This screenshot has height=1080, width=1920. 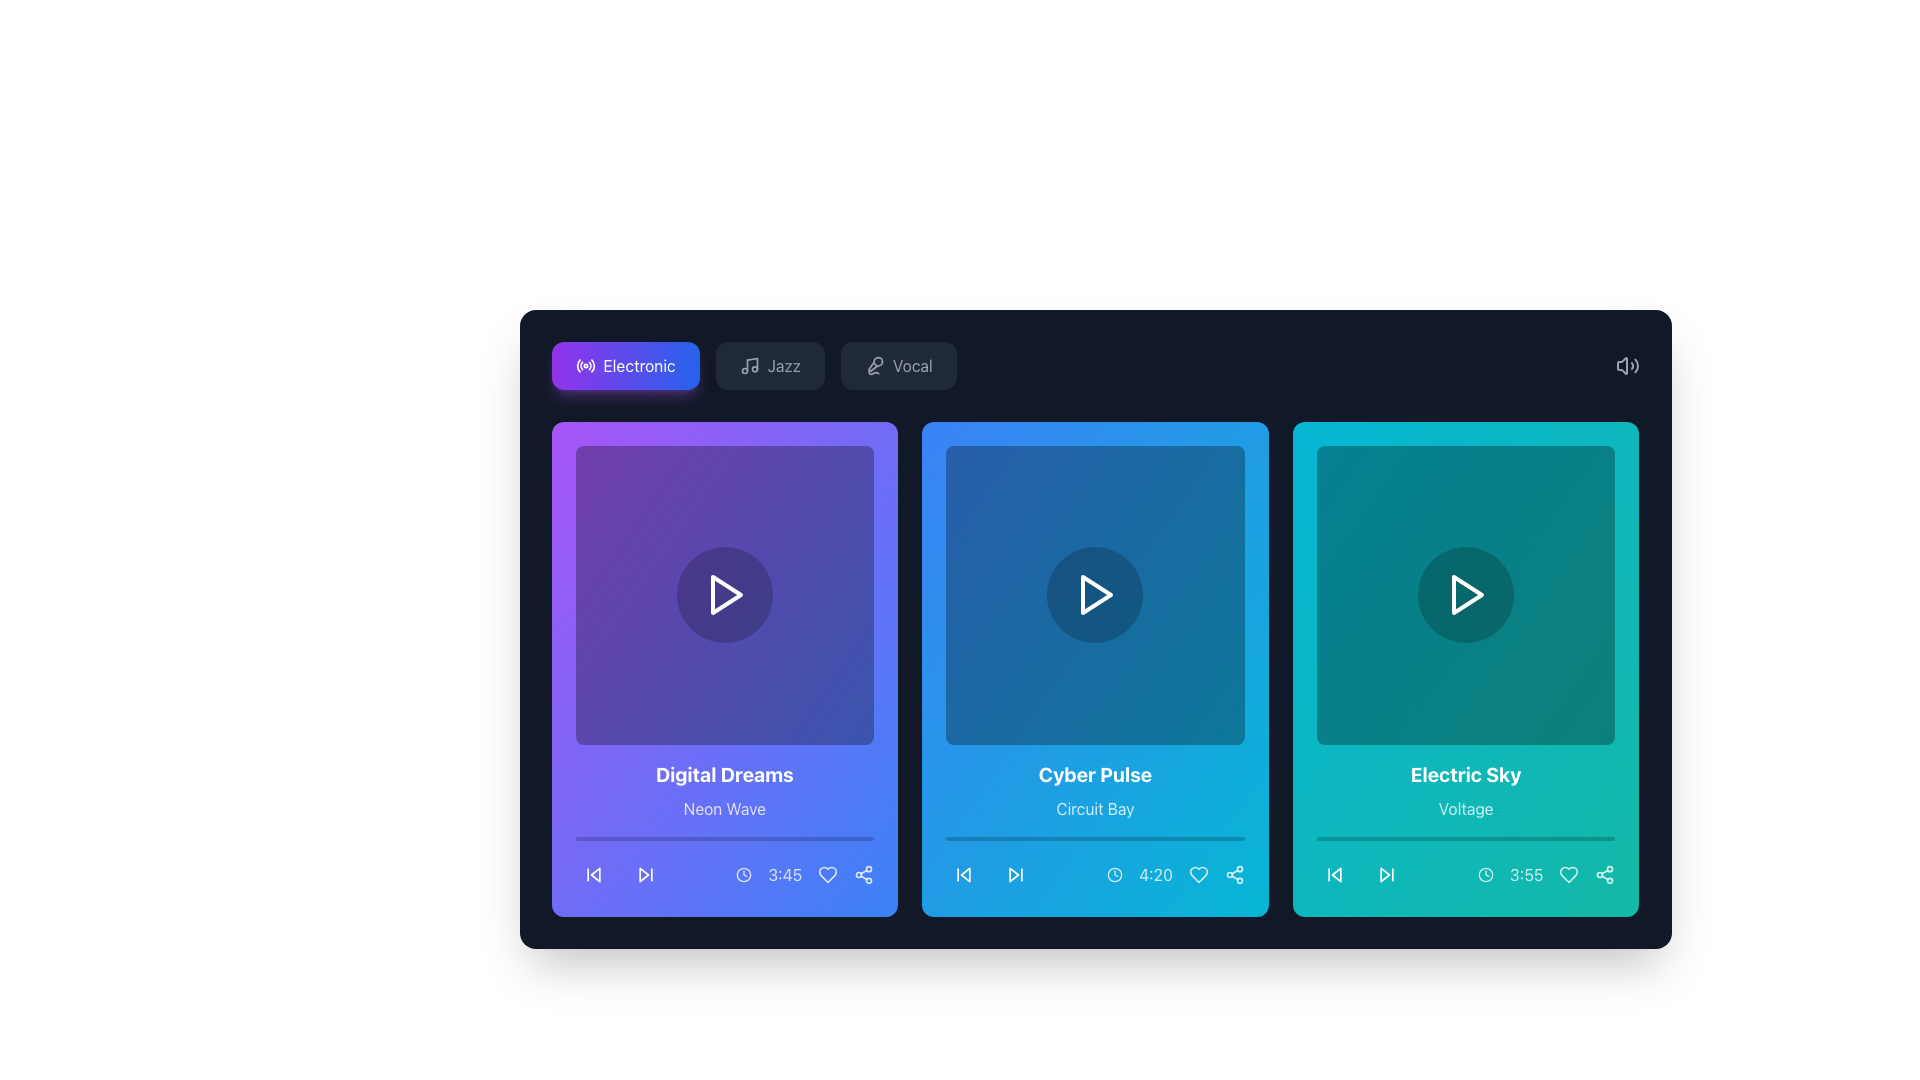 I want to click on the play button represented by an SVG triangle in the center of the 'Cyber Pulse' card, so click(x=1096, y=594).